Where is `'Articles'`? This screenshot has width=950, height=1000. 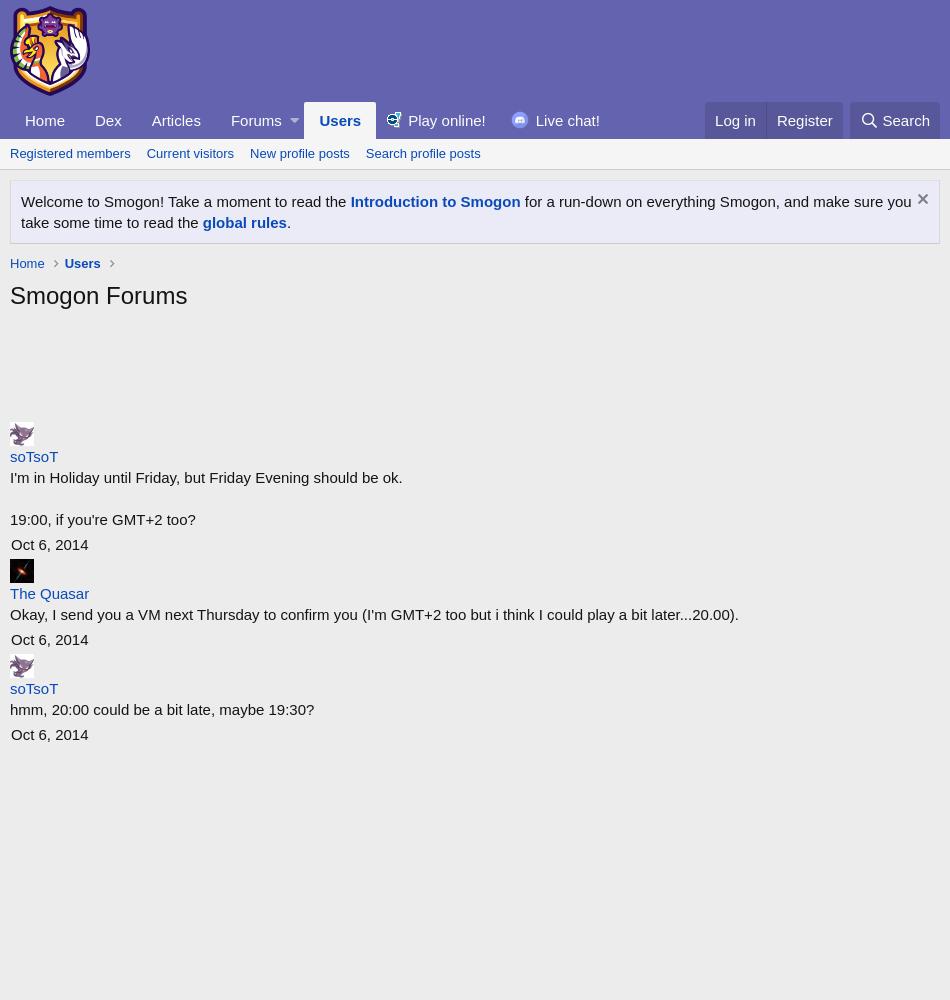 'Articles' is located at coordinates (175, 118).